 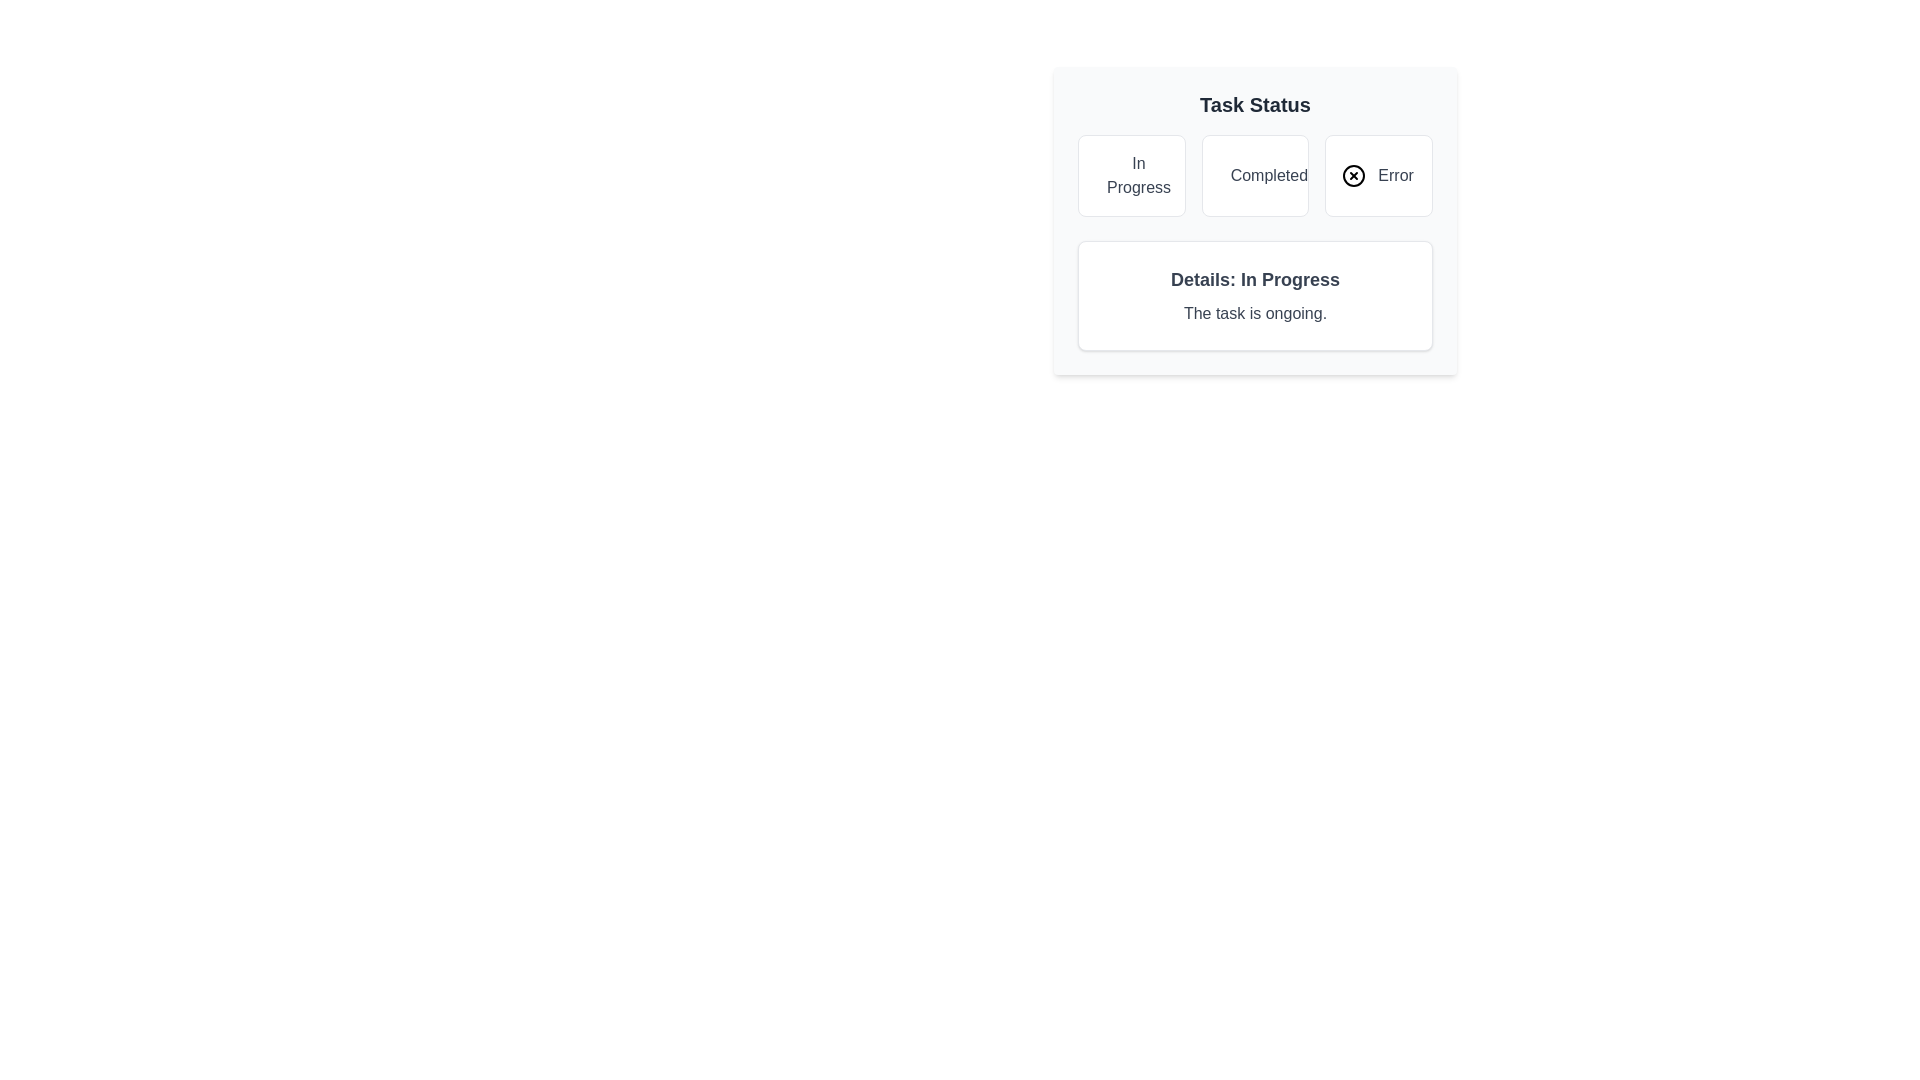 I want to click on the text label that reads 'Details: In Progress', which is styled with a bold, larger font and is located within a light gray section with rounded corners, so click(x=1254, y=280).